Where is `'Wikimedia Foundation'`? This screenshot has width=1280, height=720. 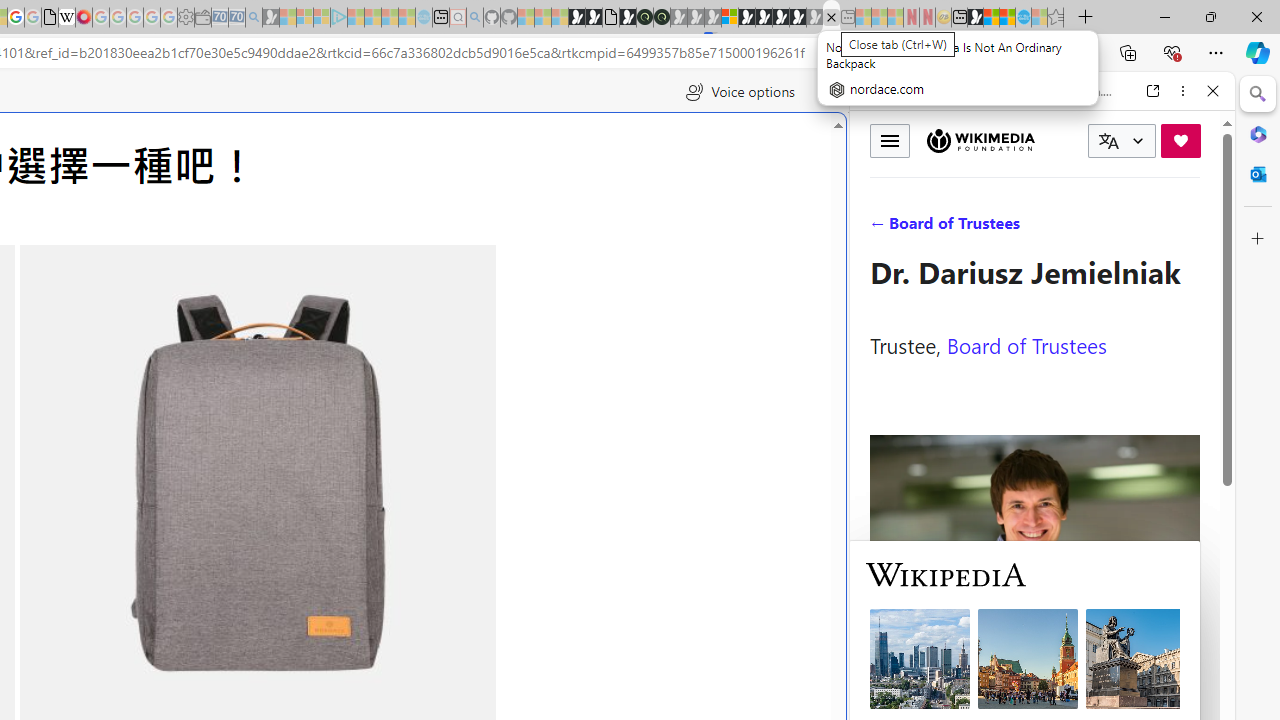 'Wikimedia Foundation' is located at coordinates (981, 139).